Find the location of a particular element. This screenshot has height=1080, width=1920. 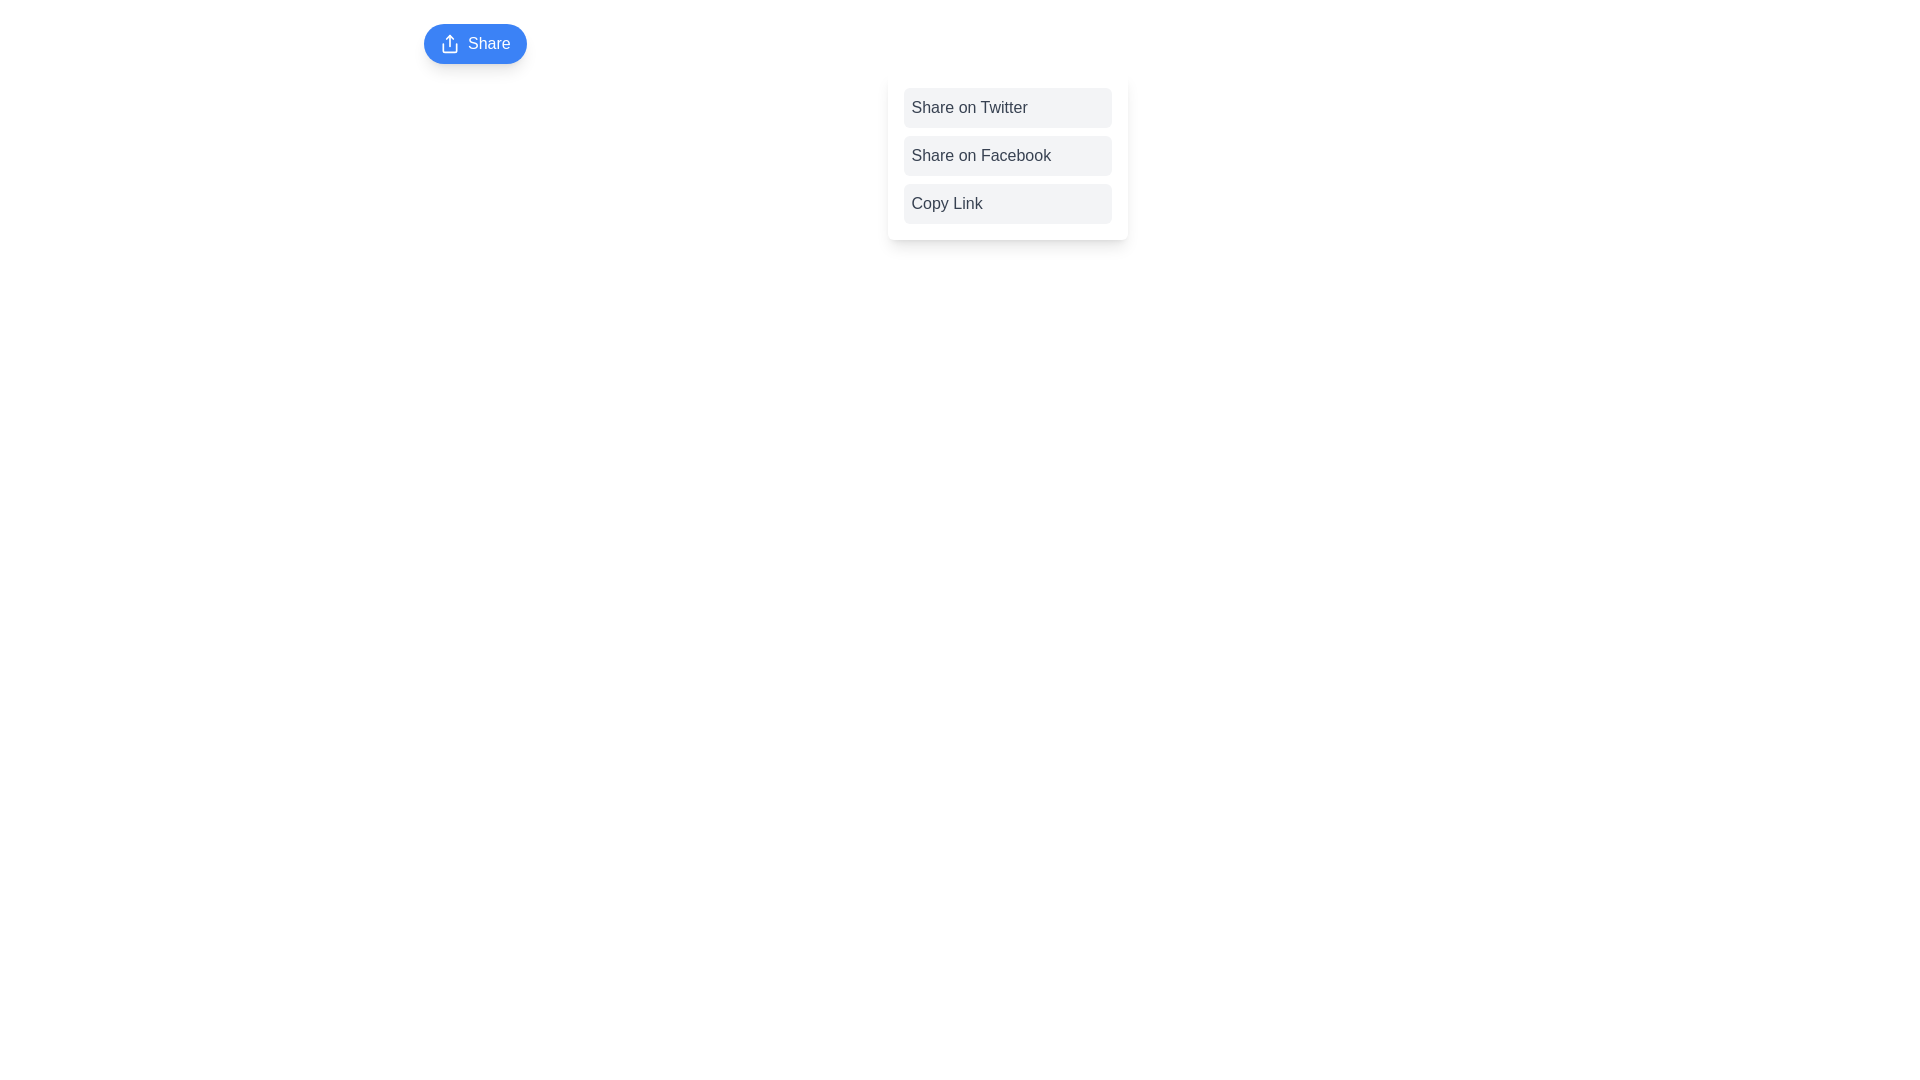

the 'Share on Facebook' button, which is a rectangular button with a grey background and the text 'Share on Facebook', to observe hover-specific design changes is located at coordinates (1007, 154).